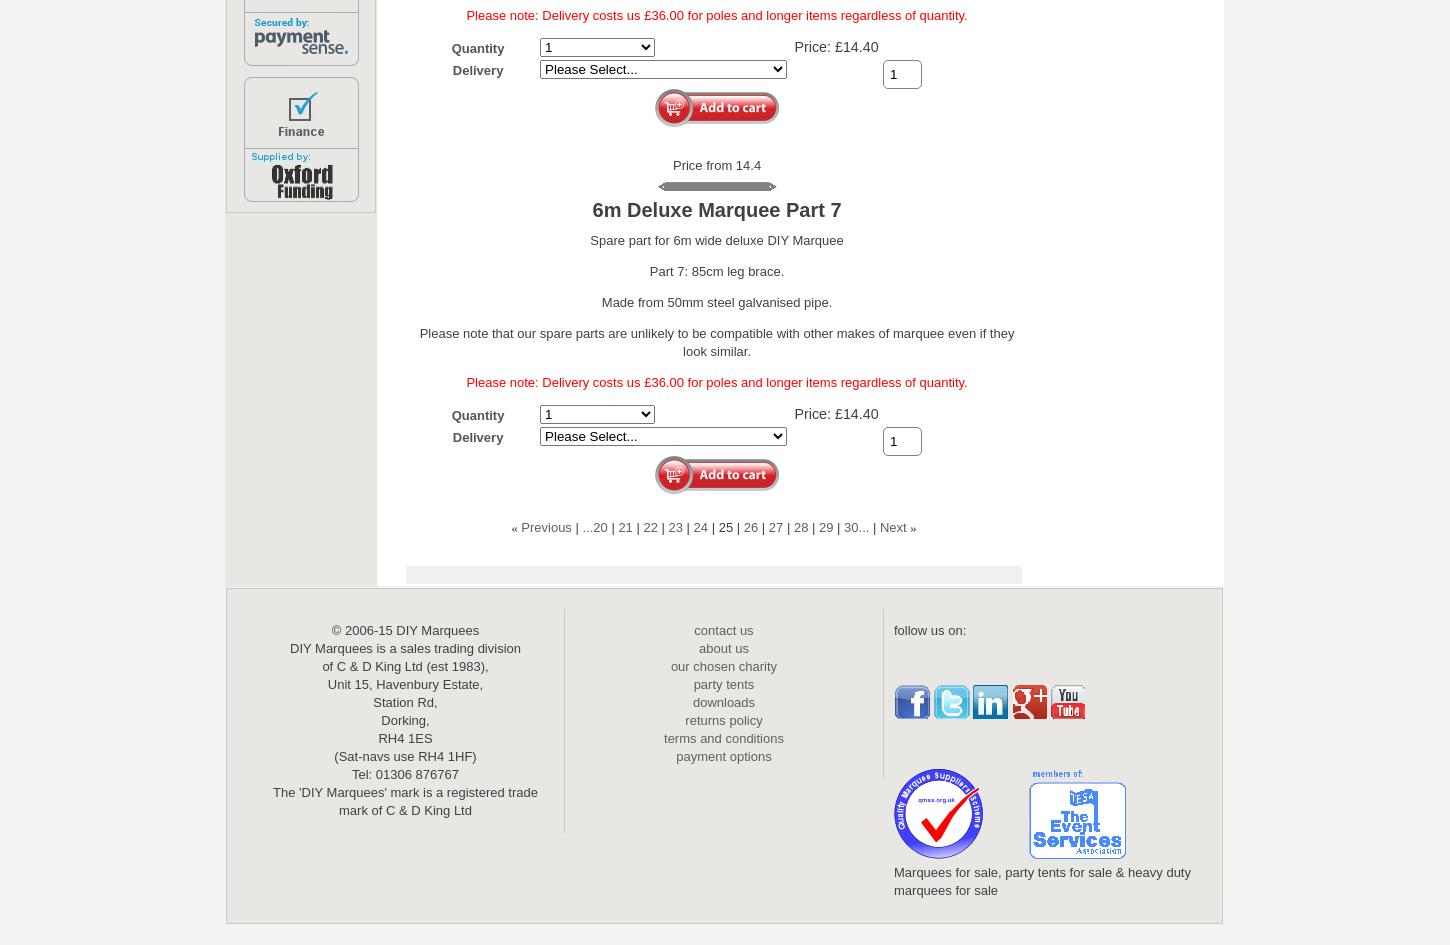 The image size is (1450, 945). I want to click on '22', so click(649, 526).